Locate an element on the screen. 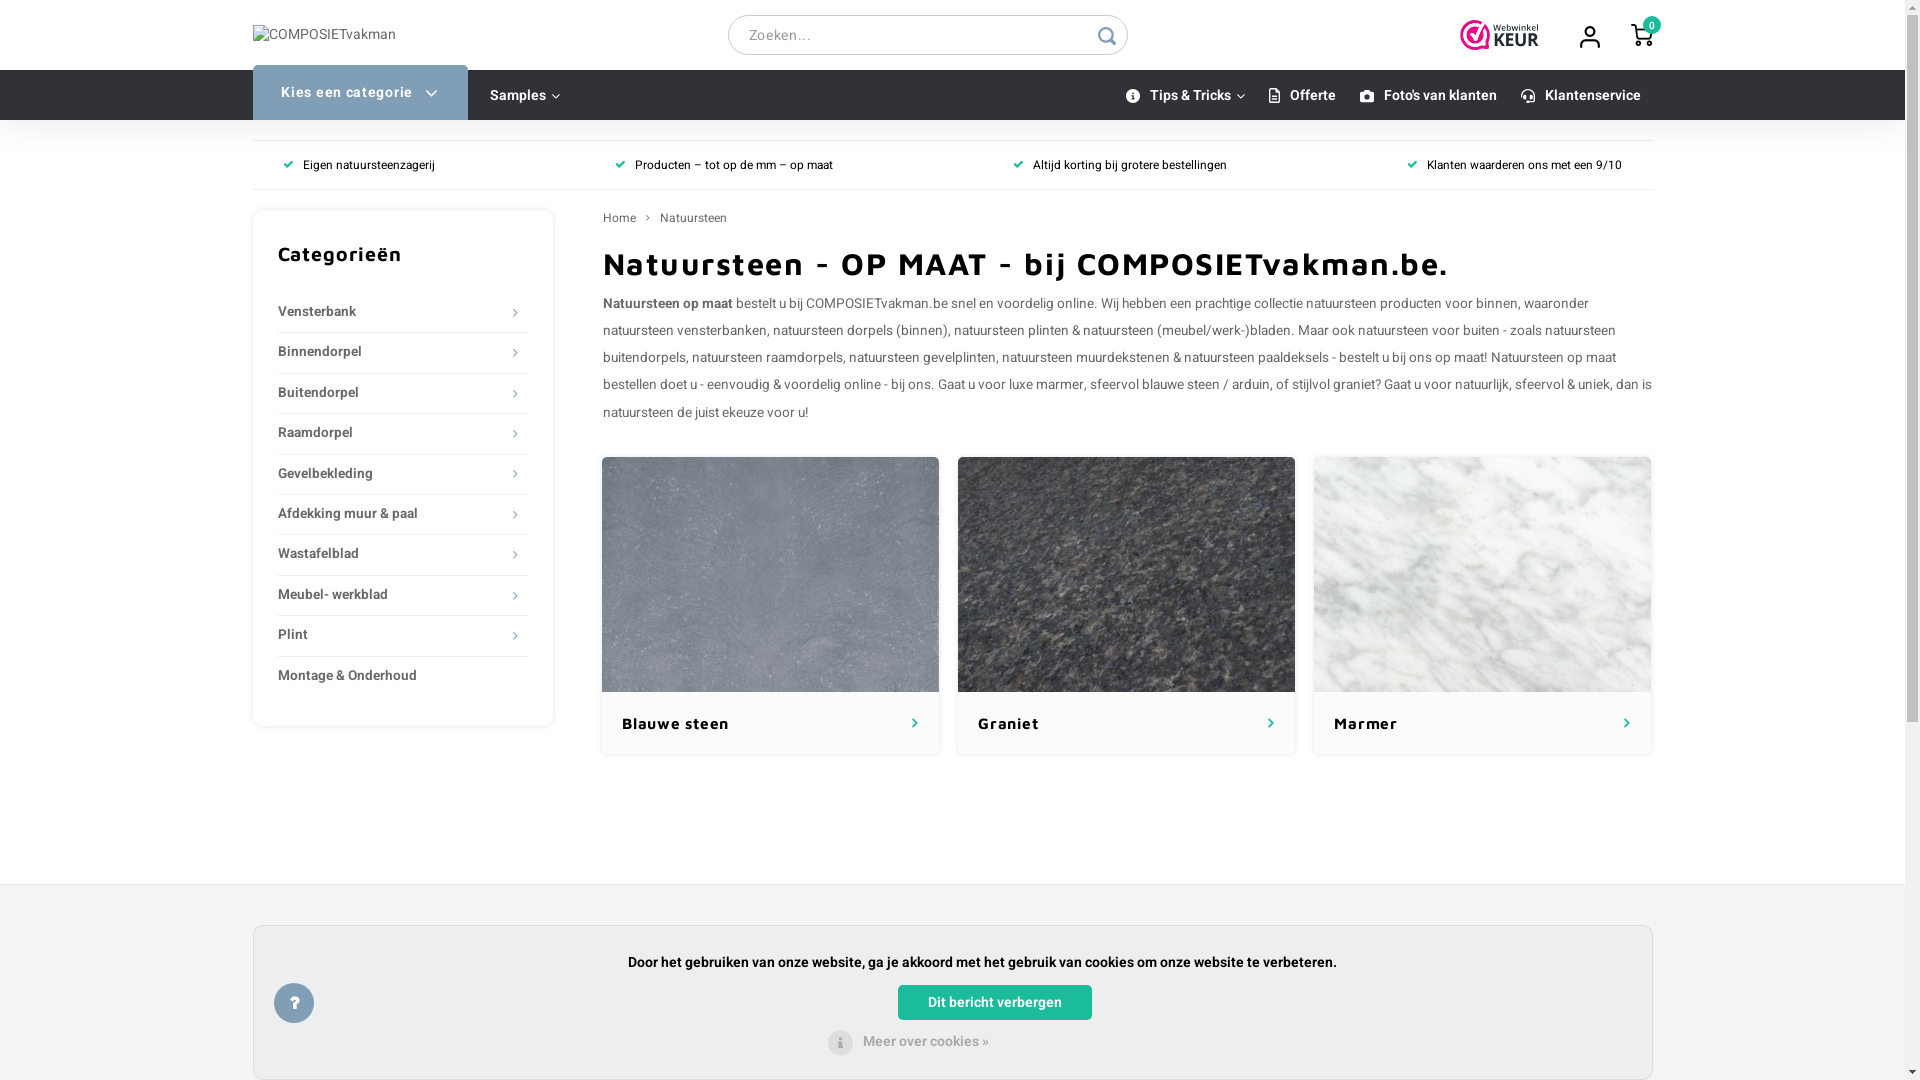  'natuursteen raamdorpels' is located at coordinates (766, 357).